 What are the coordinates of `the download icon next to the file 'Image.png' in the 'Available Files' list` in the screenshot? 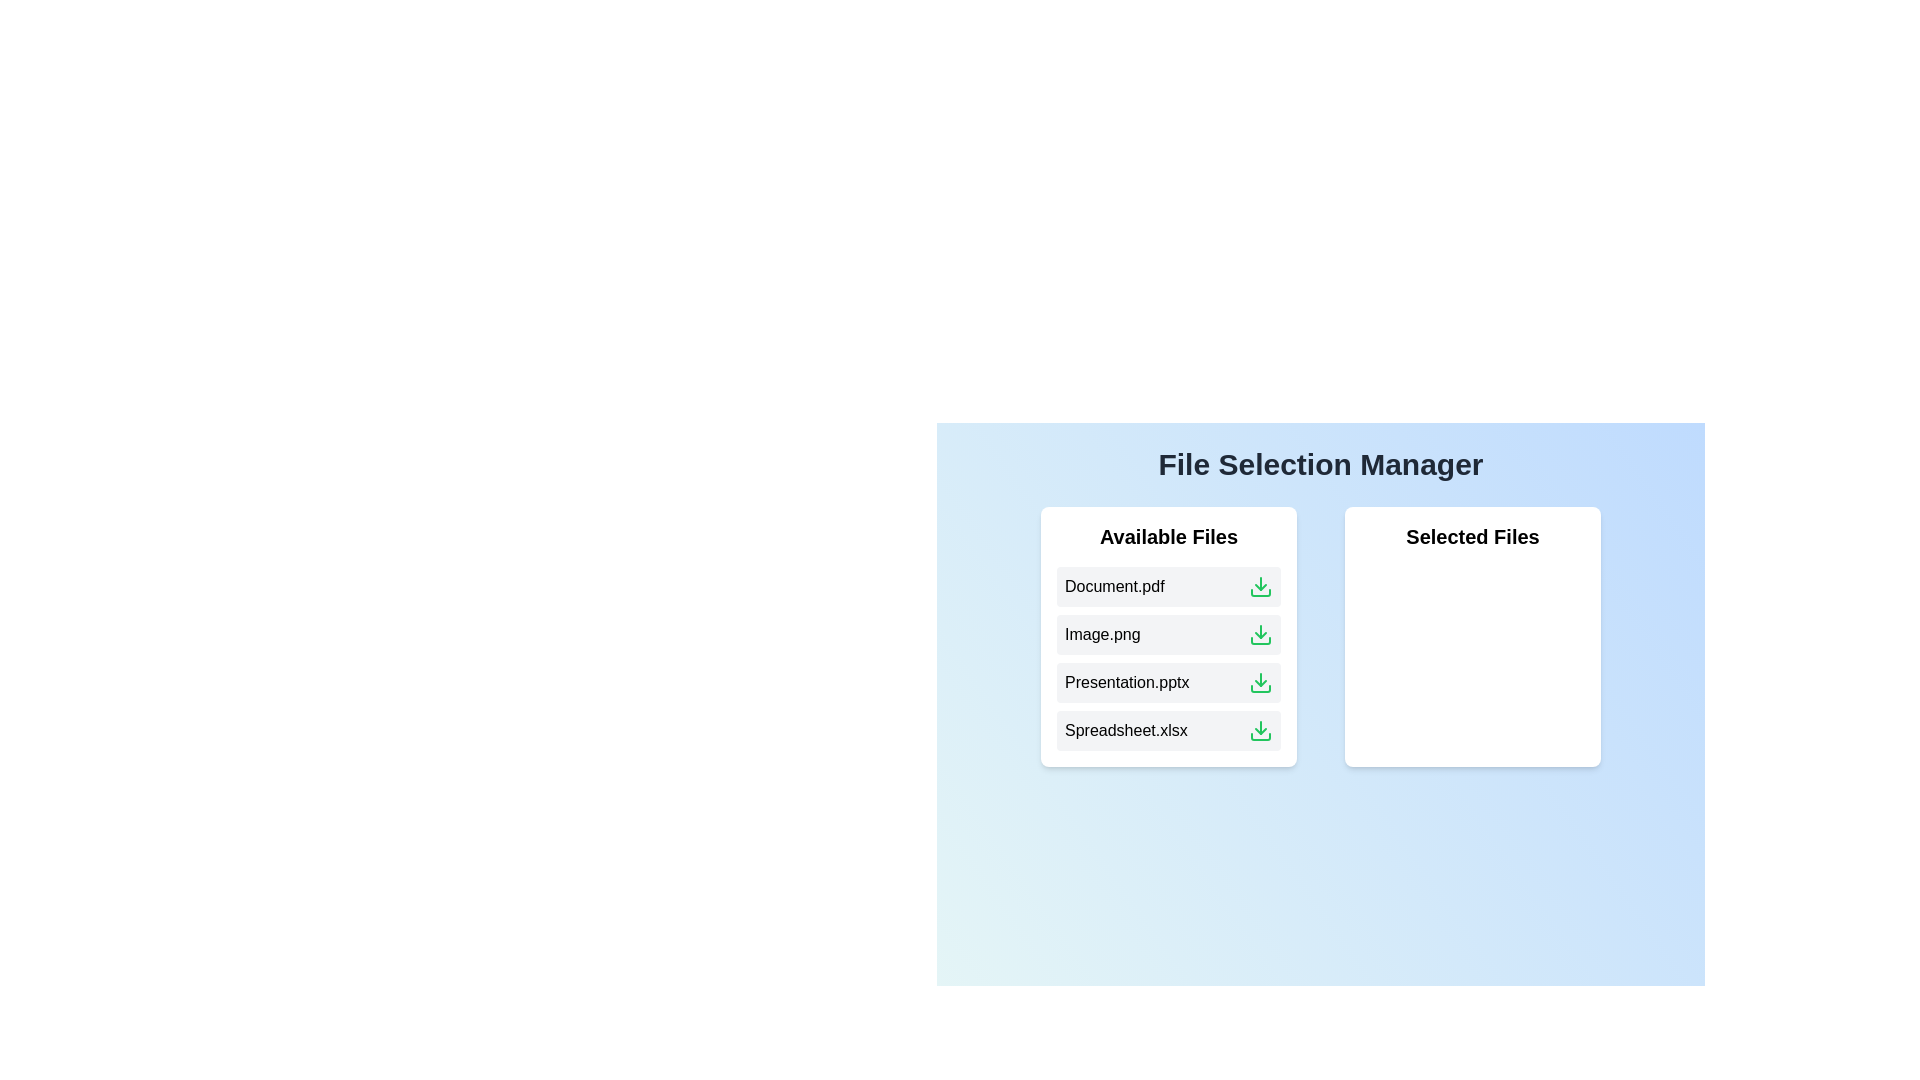 It's located at (1260, 635).